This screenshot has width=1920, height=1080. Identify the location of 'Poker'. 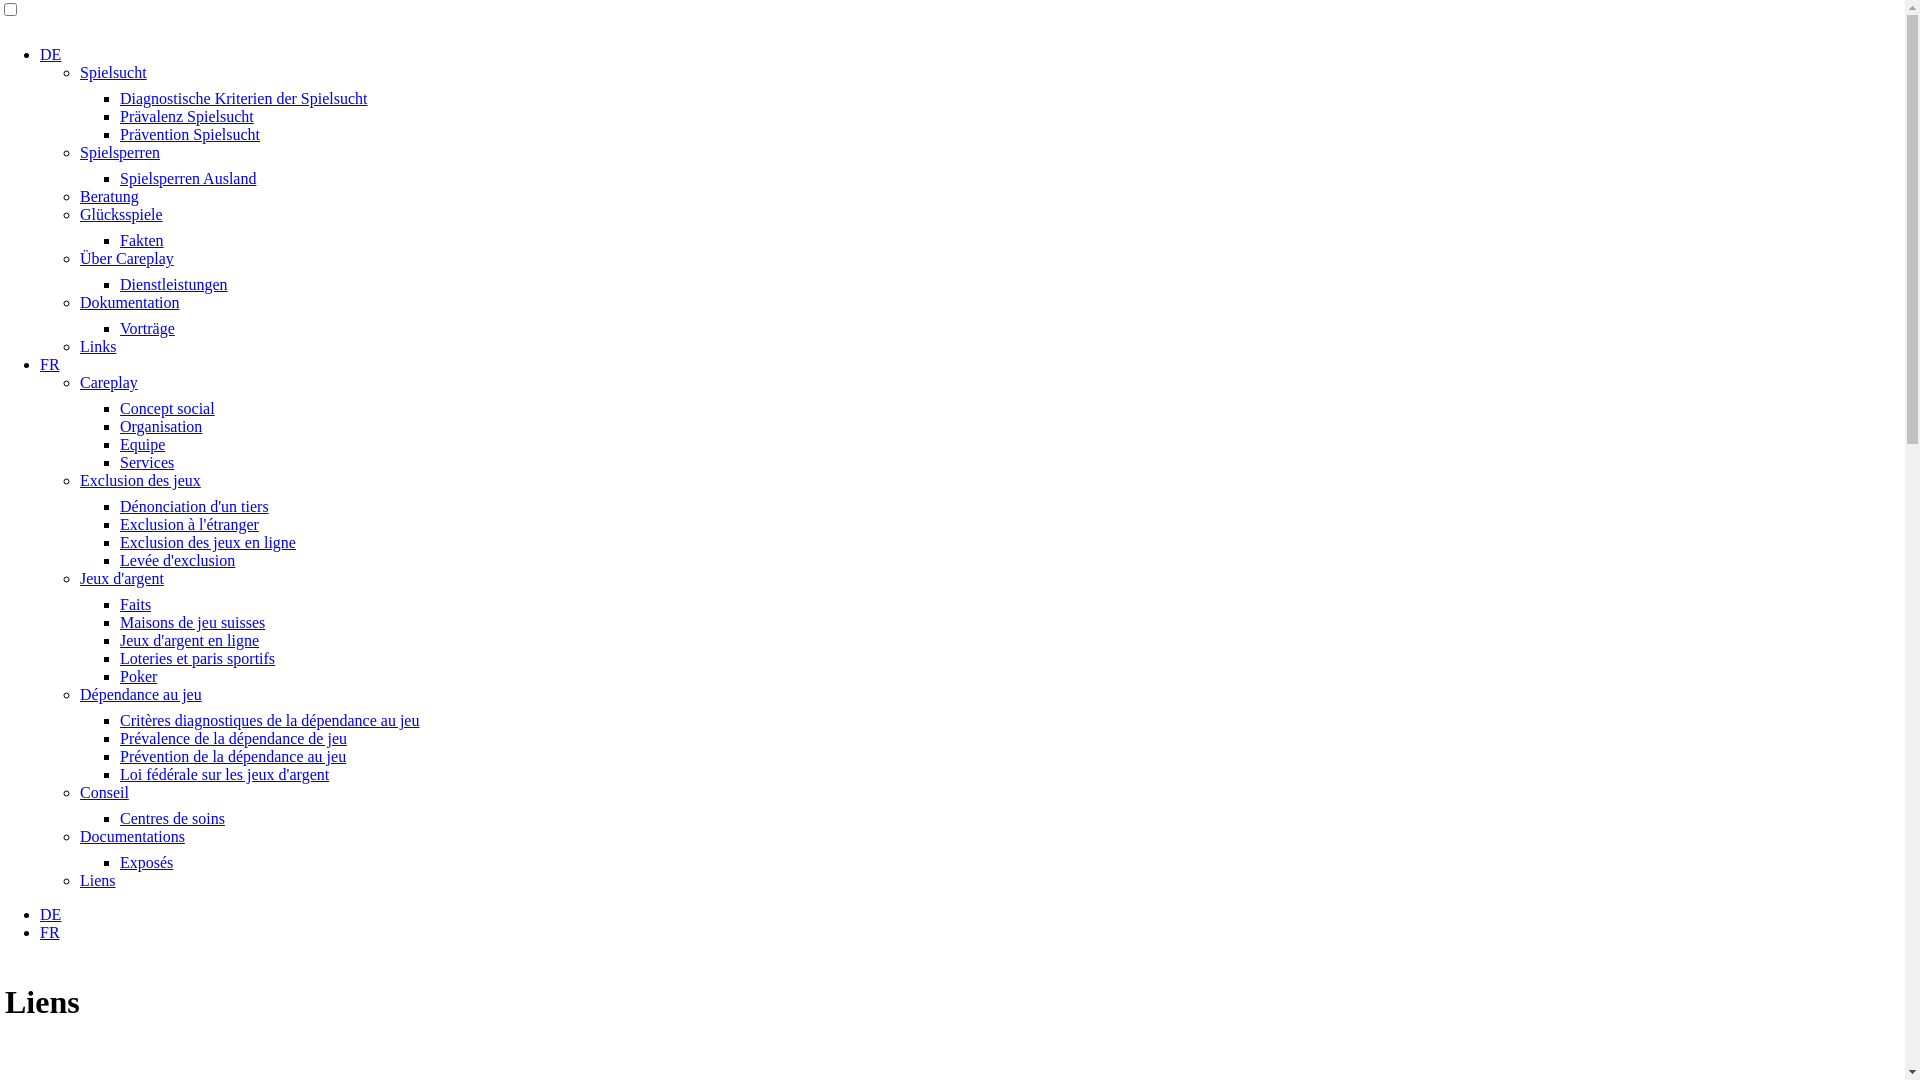
(137, 675).